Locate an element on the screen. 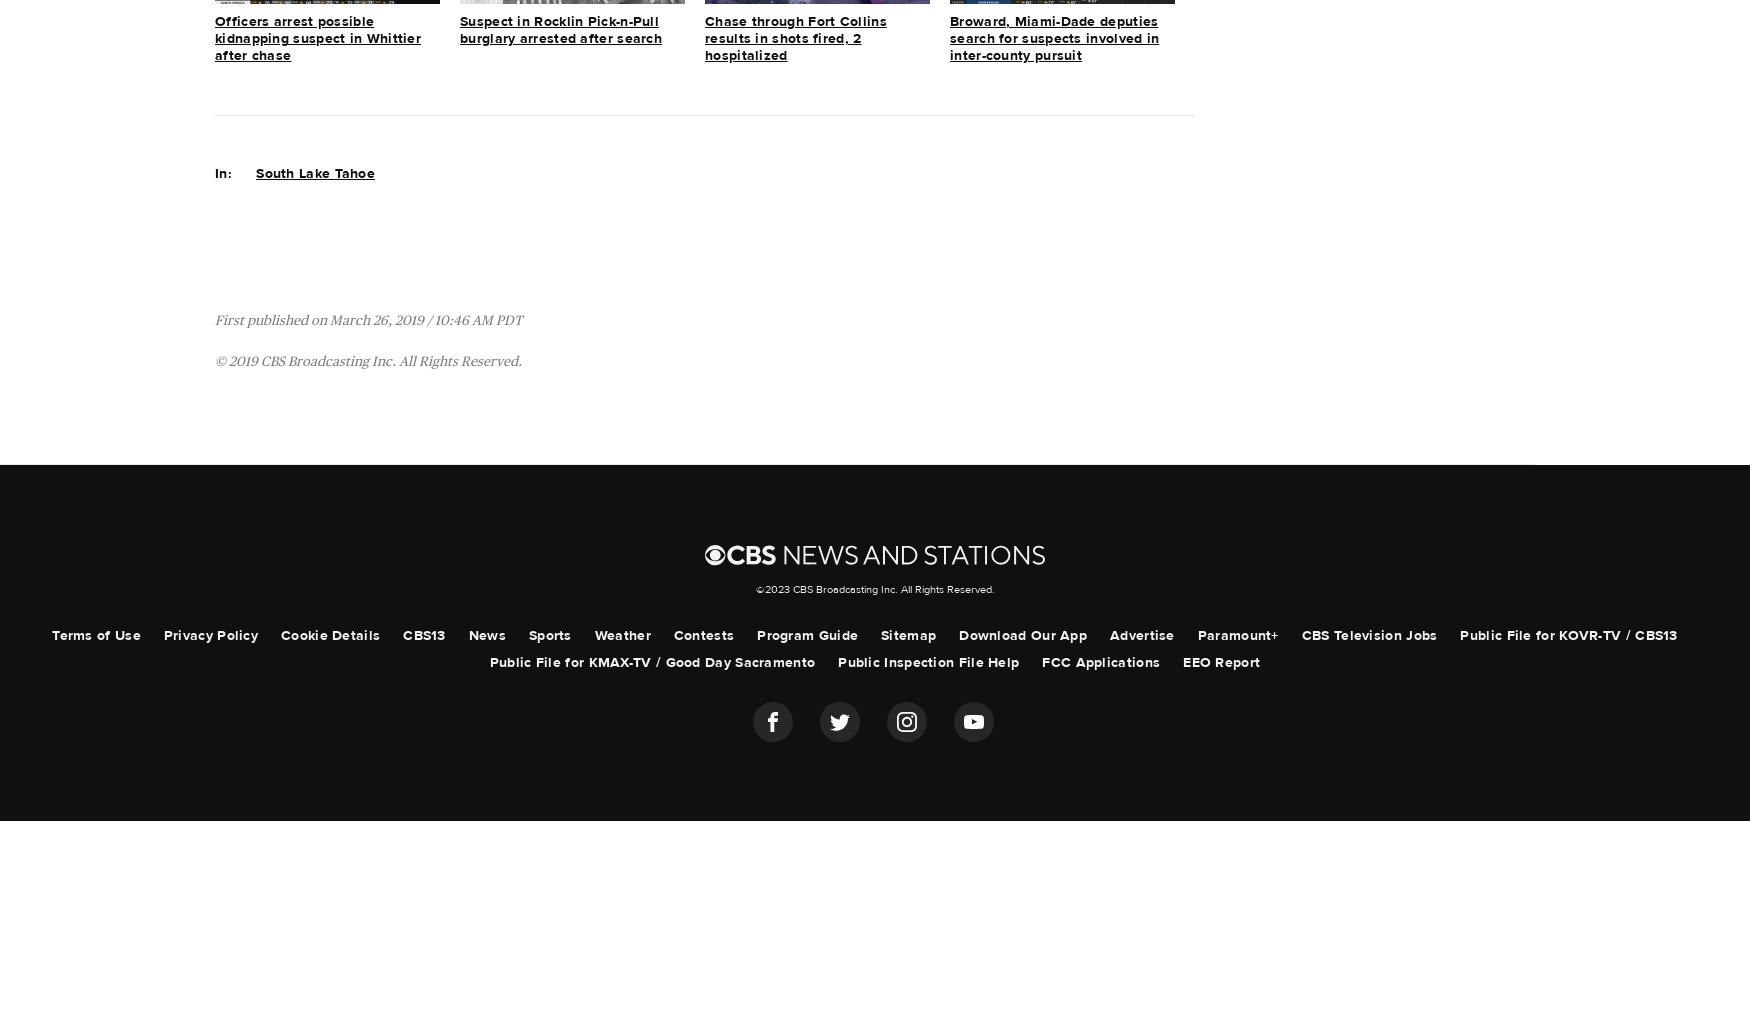  'Public Inspection File Help' is located at coordinates (927, 662).